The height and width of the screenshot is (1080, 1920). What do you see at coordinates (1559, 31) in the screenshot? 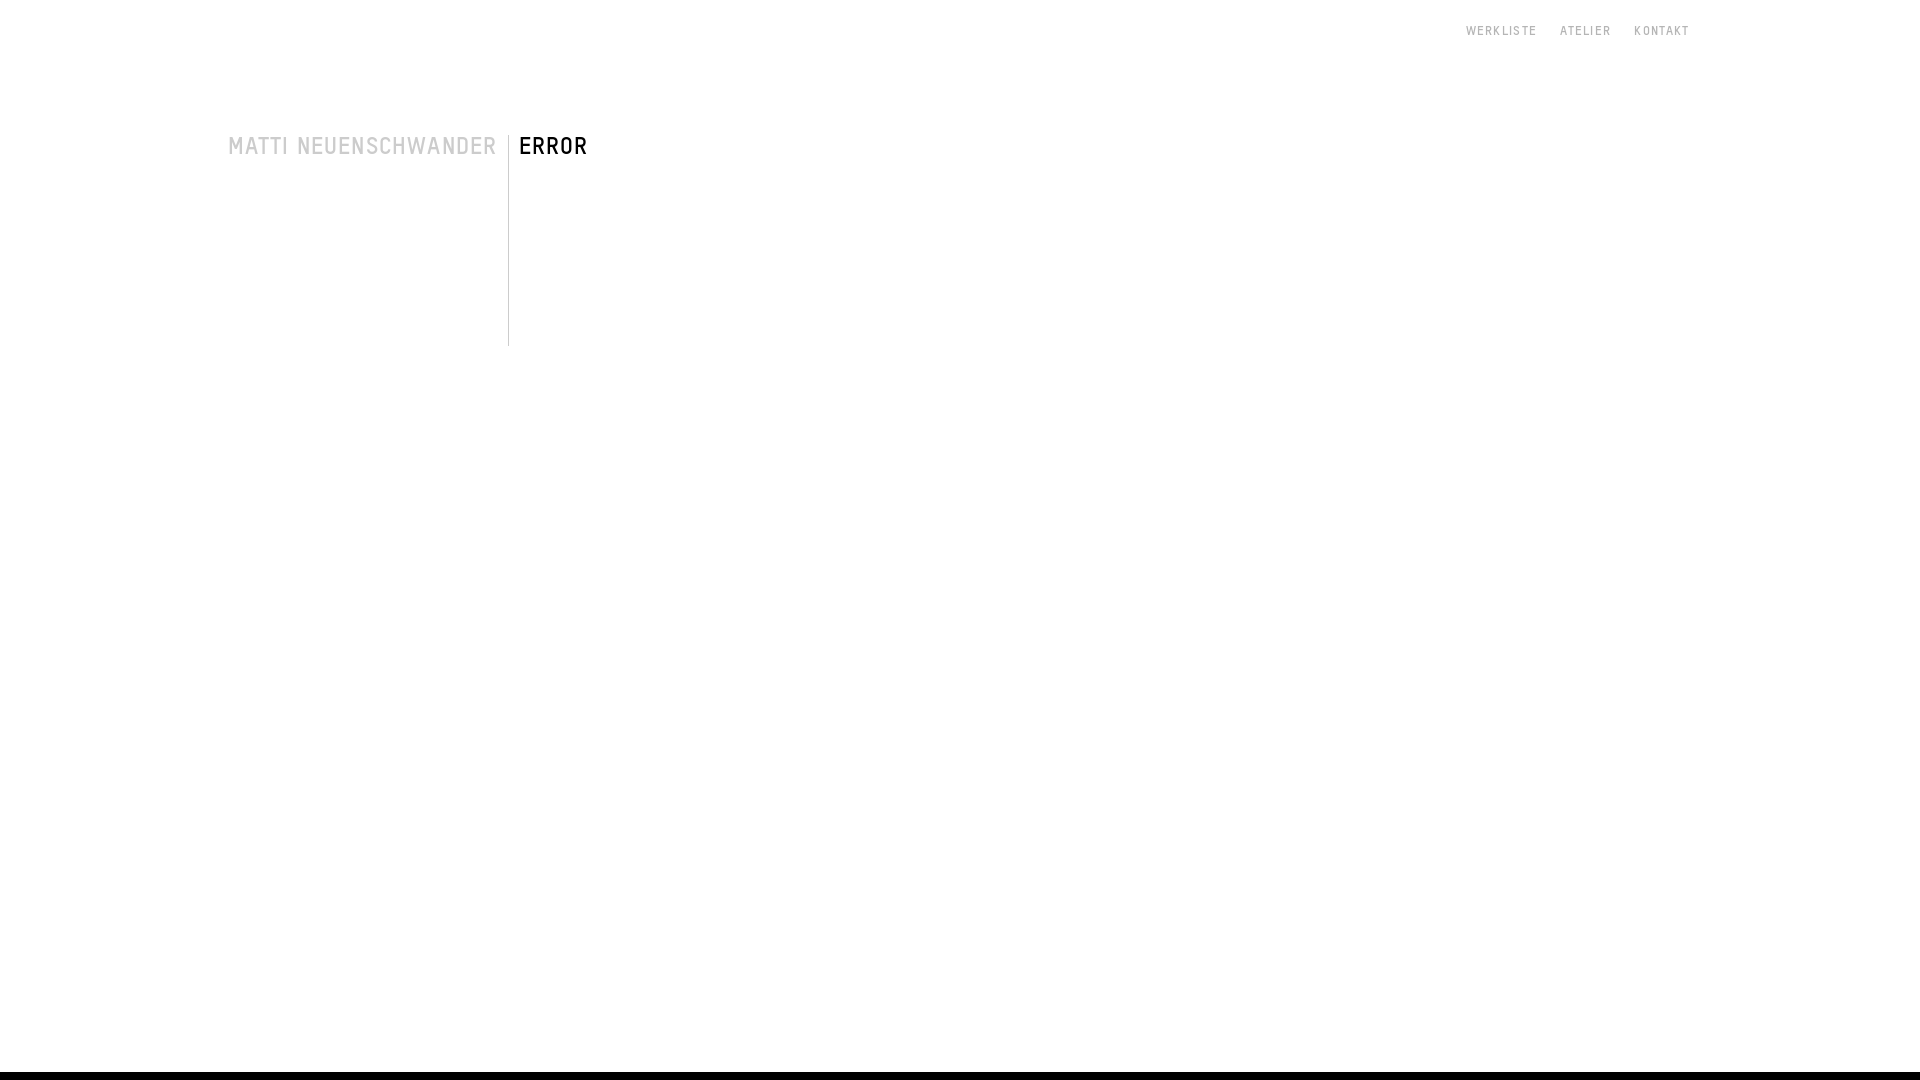
I see `'ATELIER'` at bounding box center [1559, 31].